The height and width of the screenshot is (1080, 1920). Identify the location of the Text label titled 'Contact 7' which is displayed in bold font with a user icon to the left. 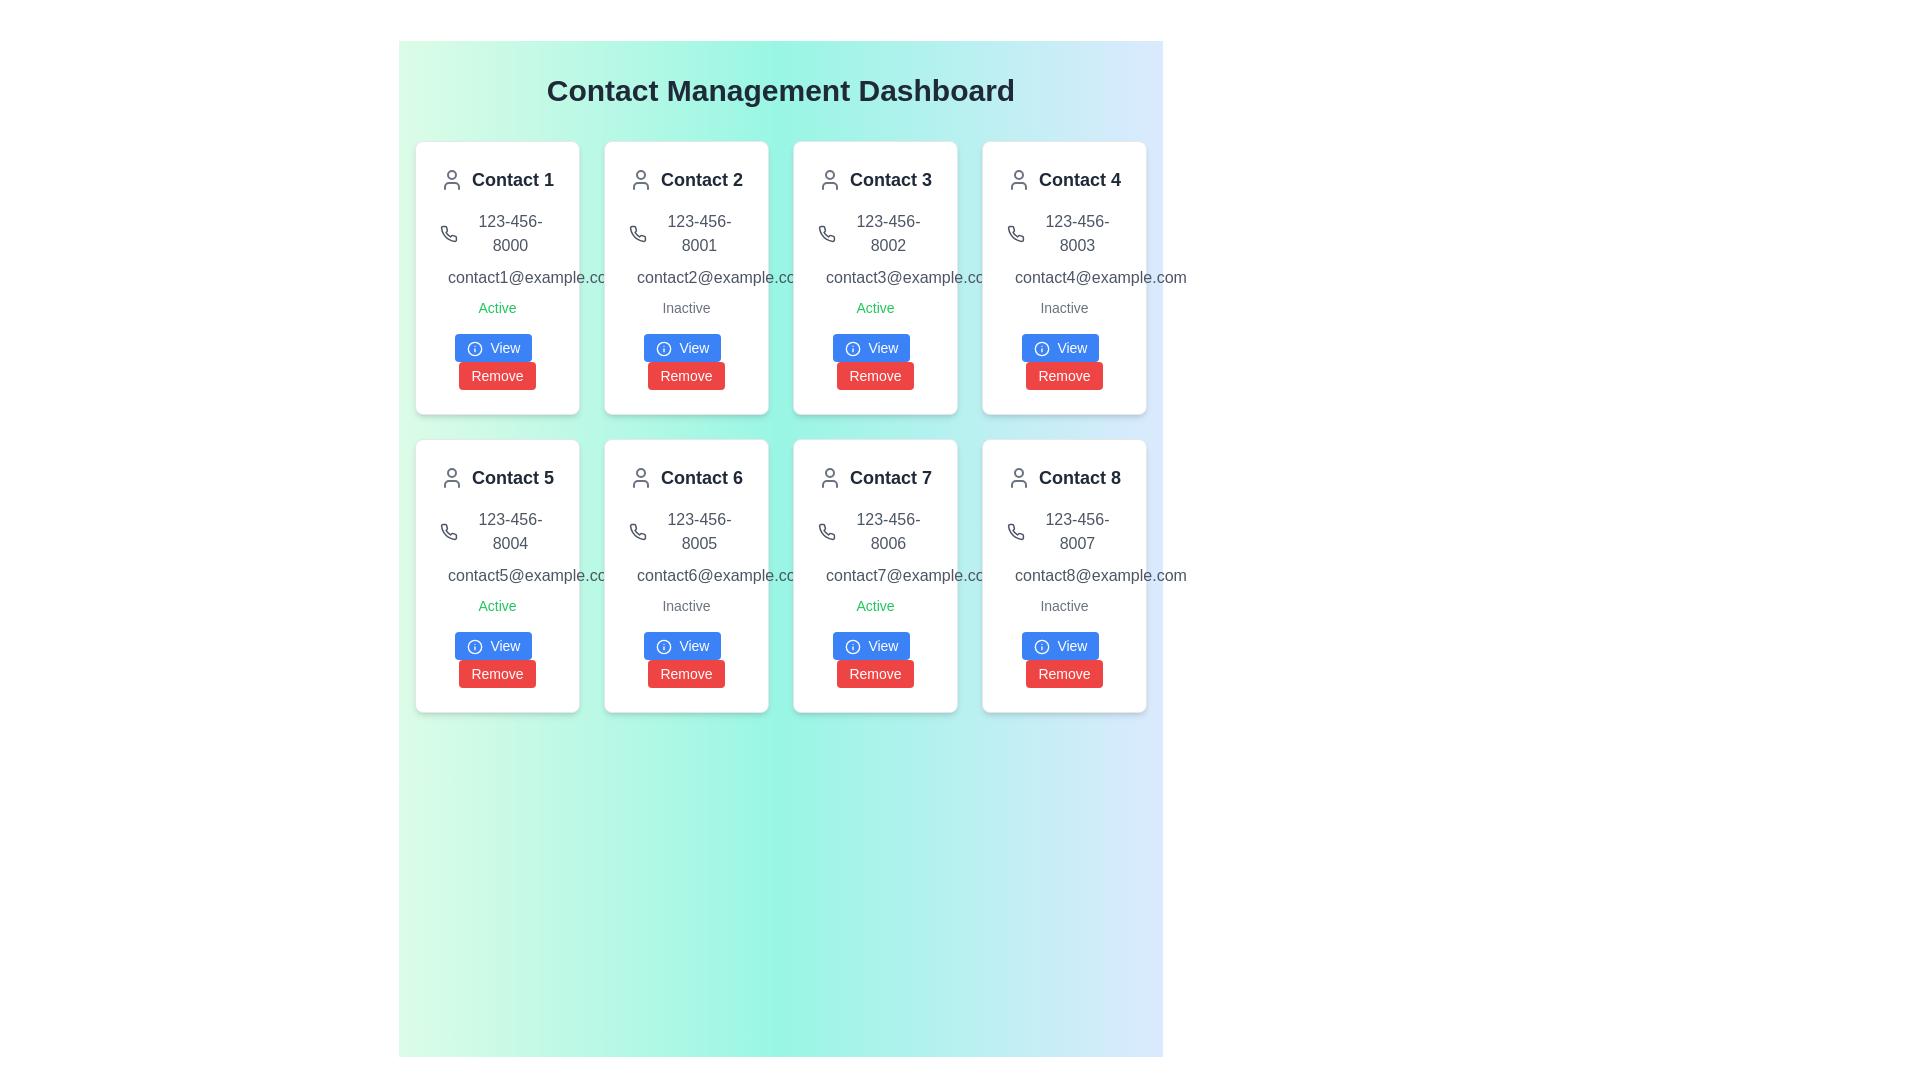
(875, 478).